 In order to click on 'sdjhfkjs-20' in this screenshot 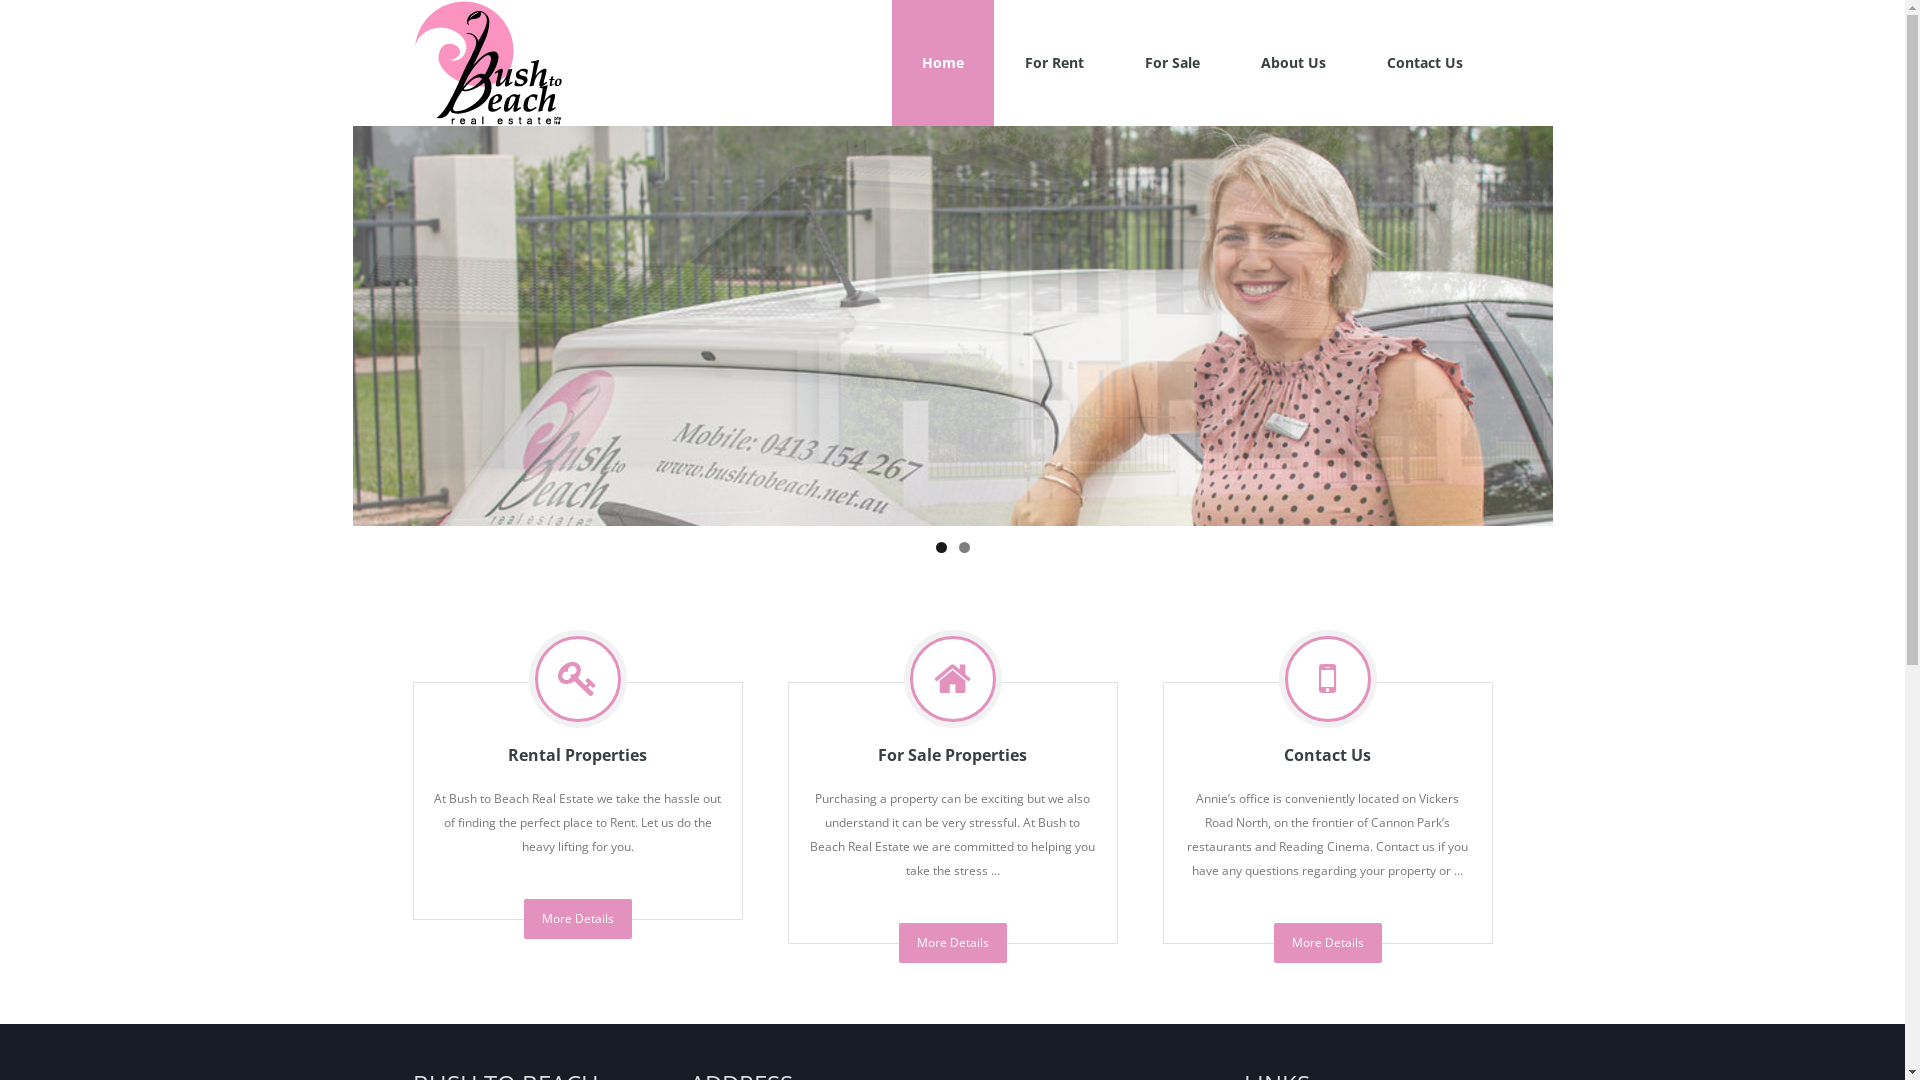, I will do `click(950, 325)`.